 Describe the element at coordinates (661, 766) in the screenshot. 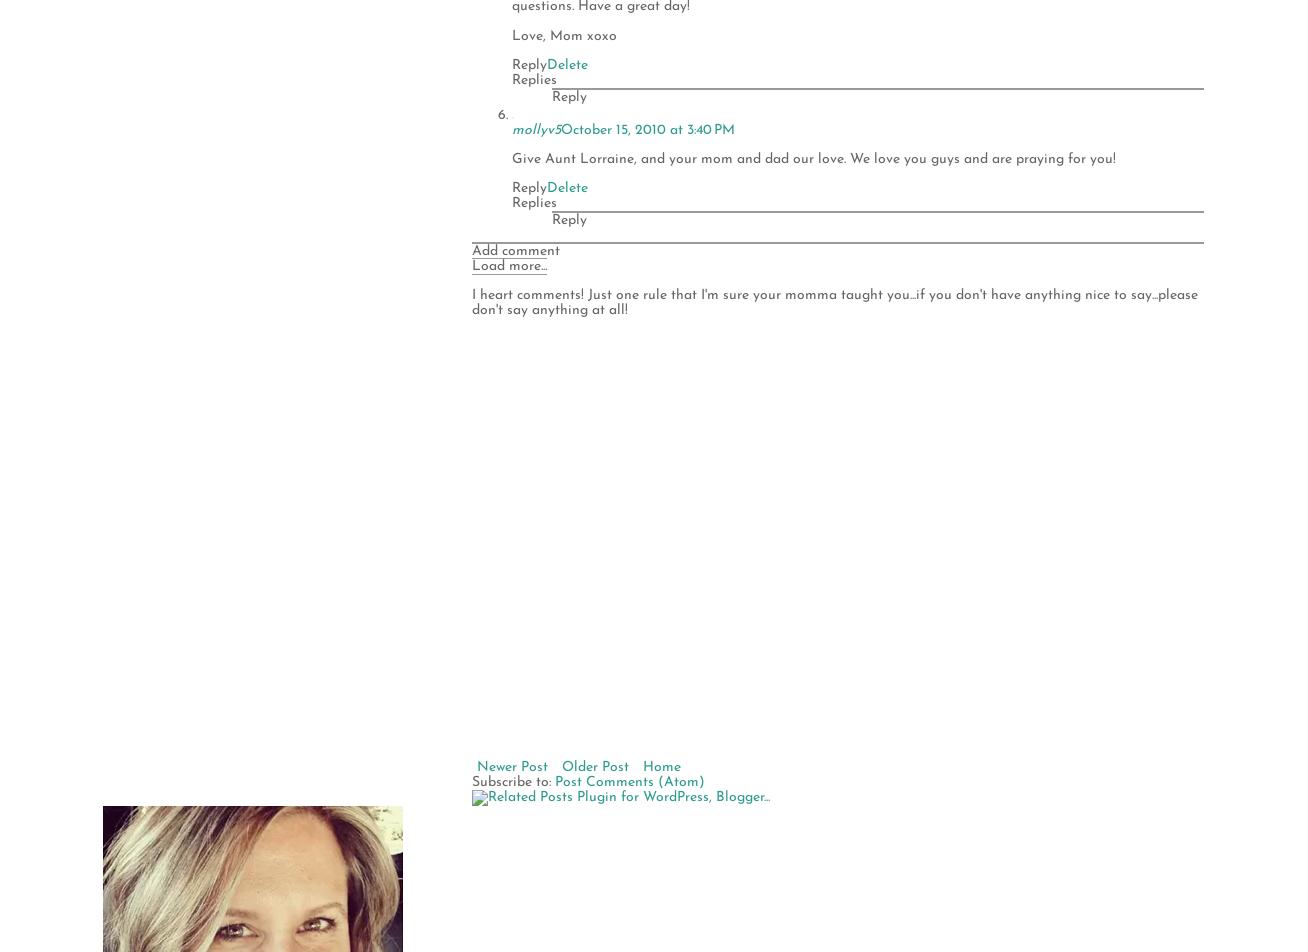

I see `'Home'` at that location.